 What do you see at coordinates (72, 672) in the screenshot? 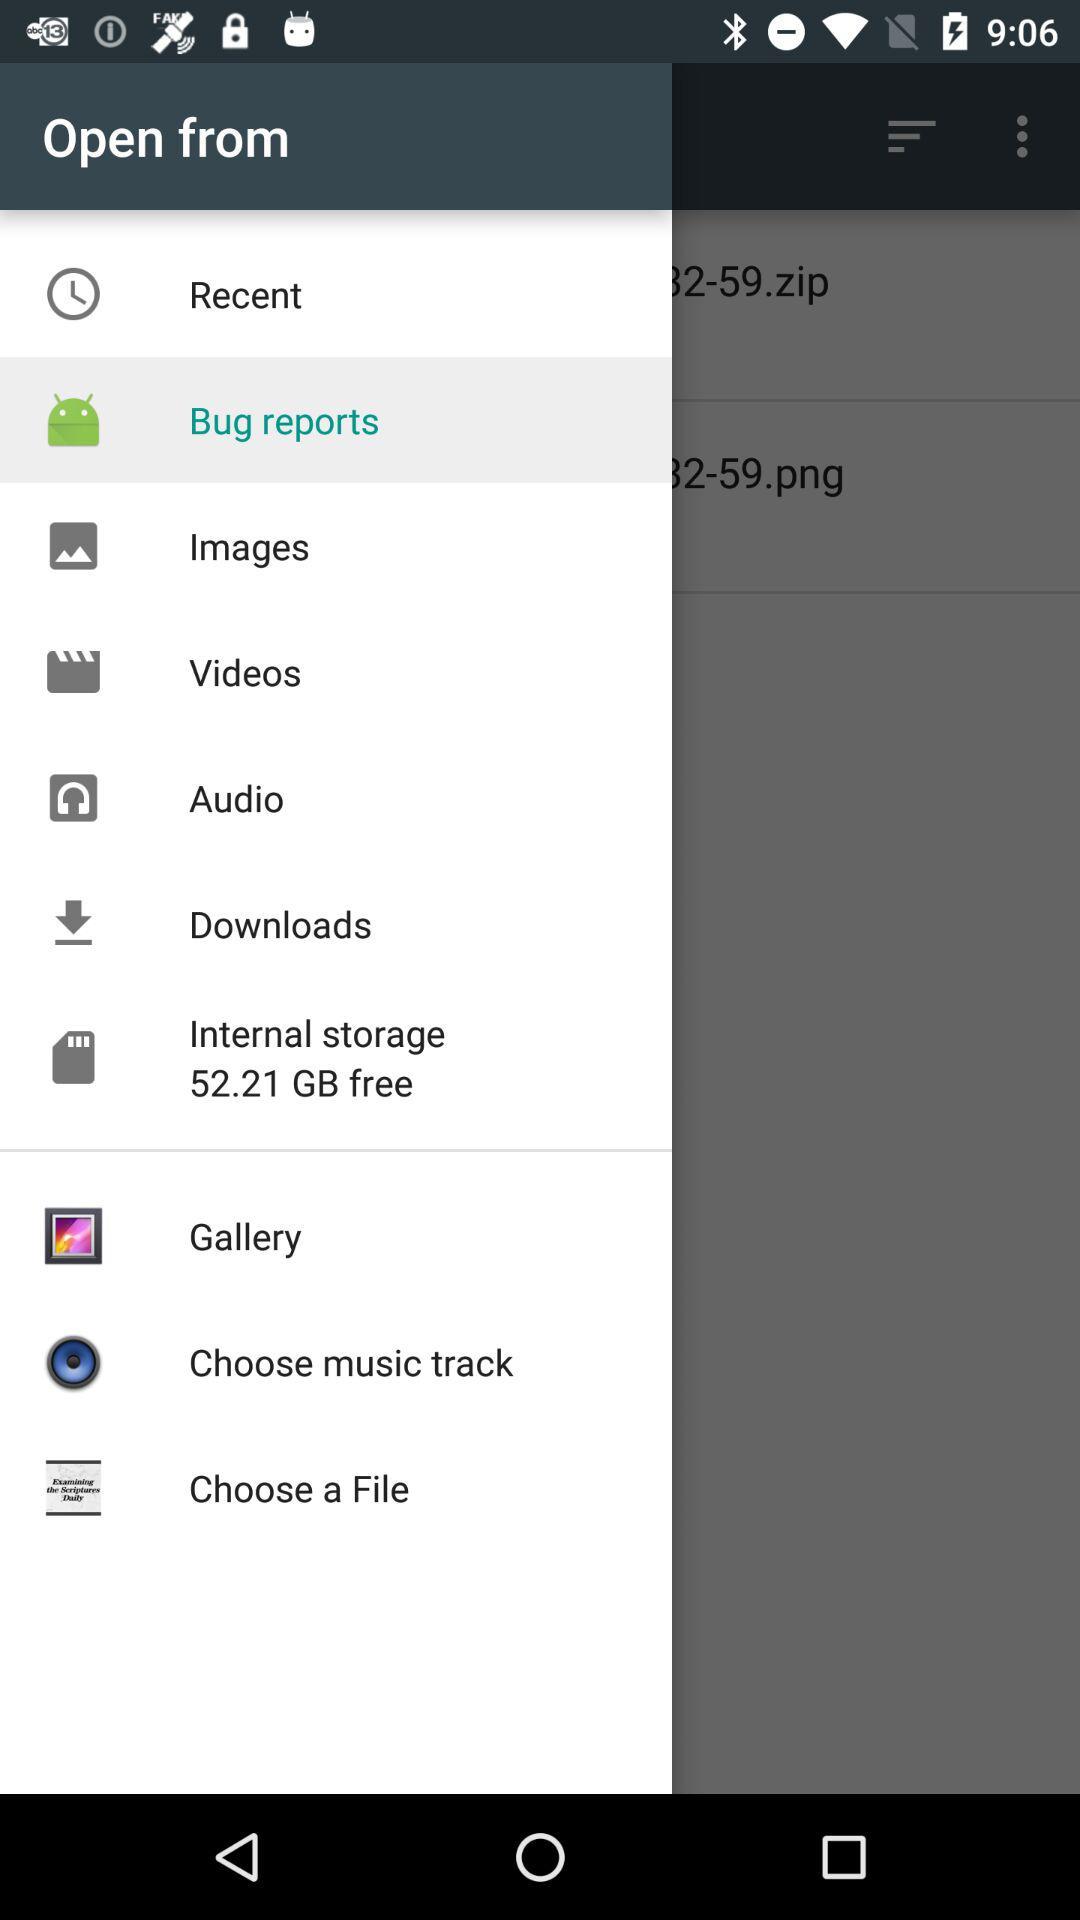
I see `the icon which is left side of videos` at bounding box center [72, 672].